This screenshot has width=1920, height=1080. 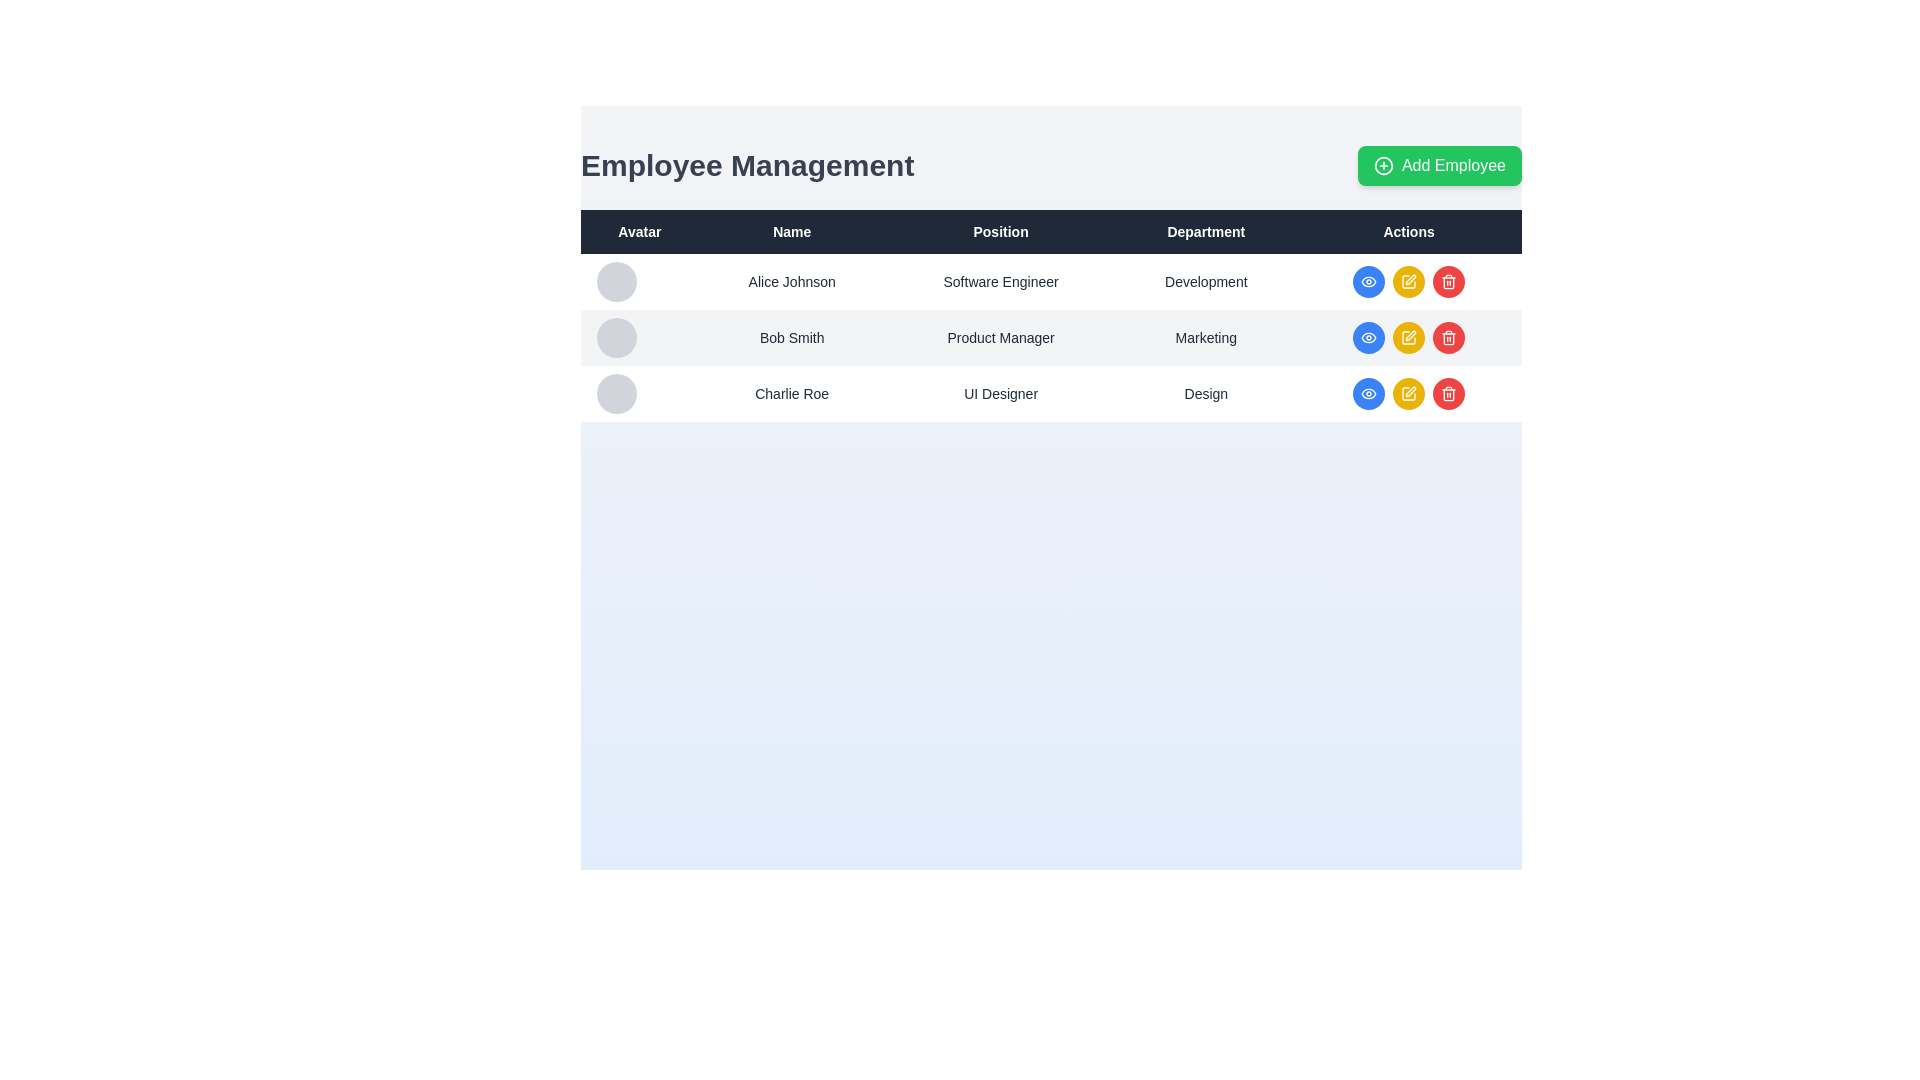 I want to click on the 'Marketing' text label in the 'Department' column corresponding to 'Bob Smith', so click(x=1205, y=337).